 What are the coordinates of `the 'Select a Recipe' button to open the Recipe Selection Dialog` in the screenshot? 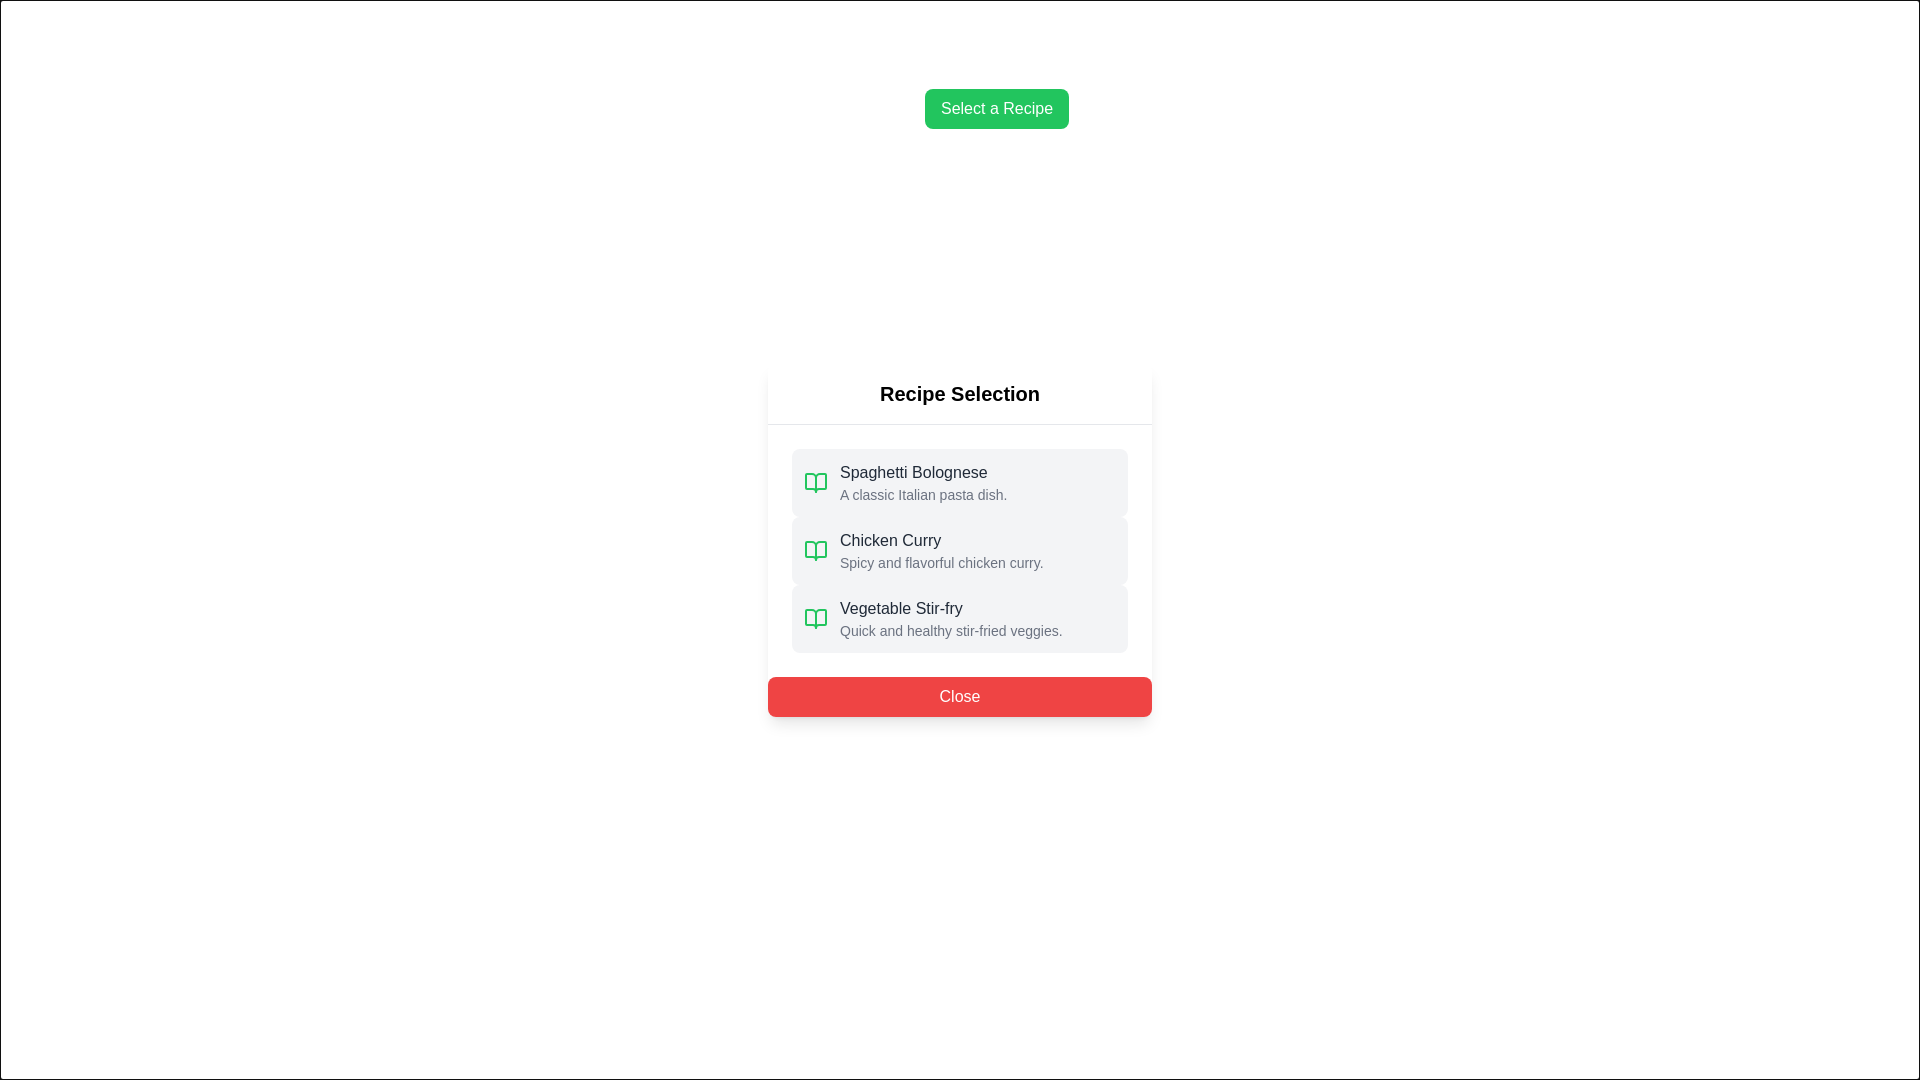 It's located at (997, 108).